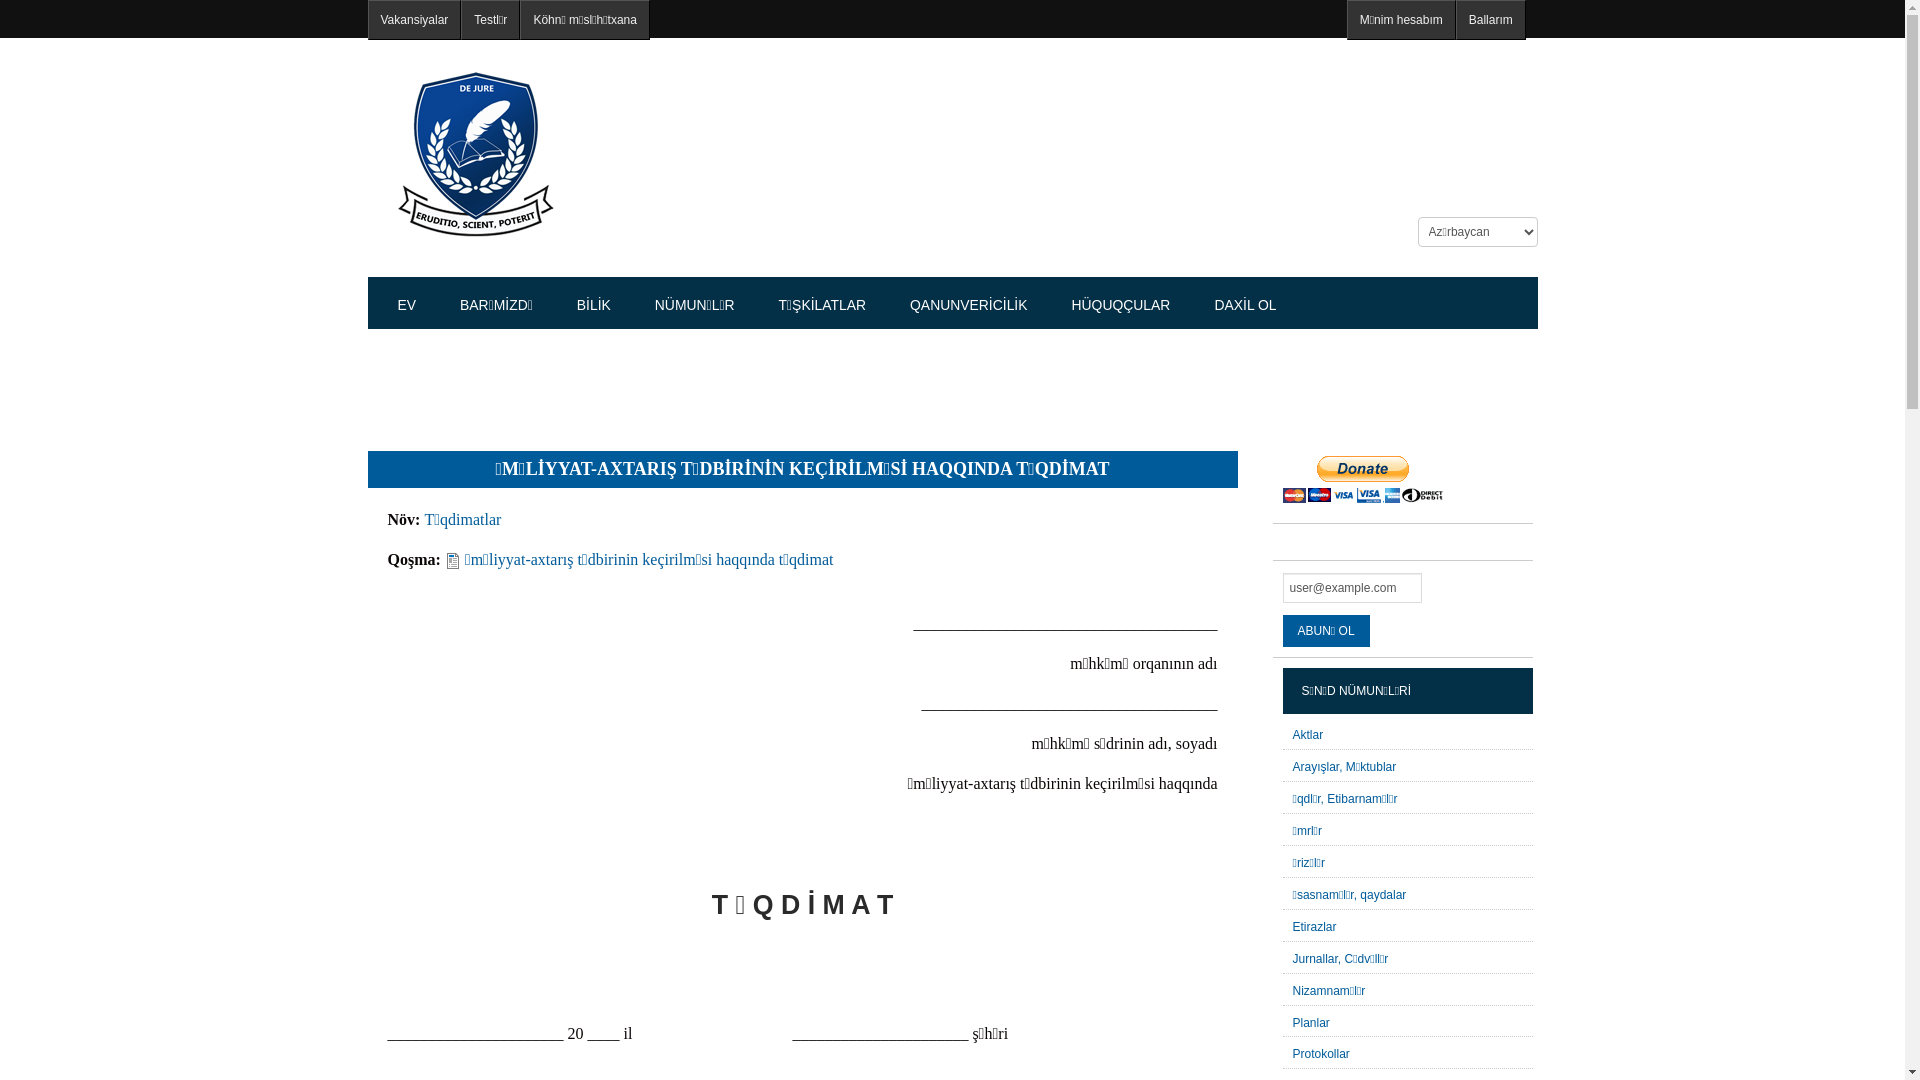  What do you see at coordinates (968, 304) in the screenshot?
I see `'QANUNVERICILIK'` at bounding box center [968, 304].